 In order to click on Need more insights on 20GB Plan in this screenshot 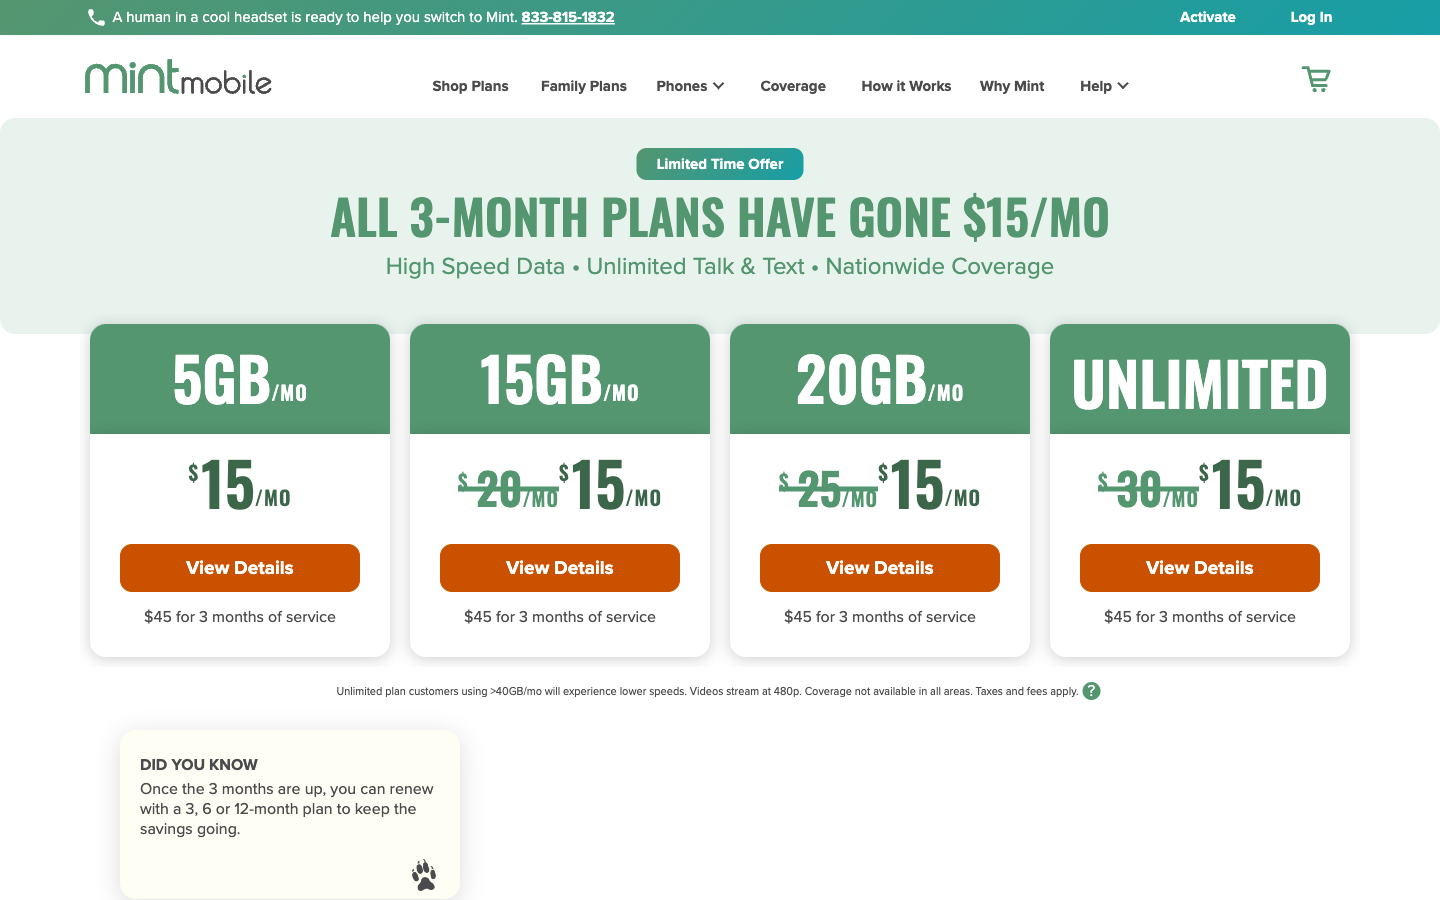, I will do `click(878, 567)`.